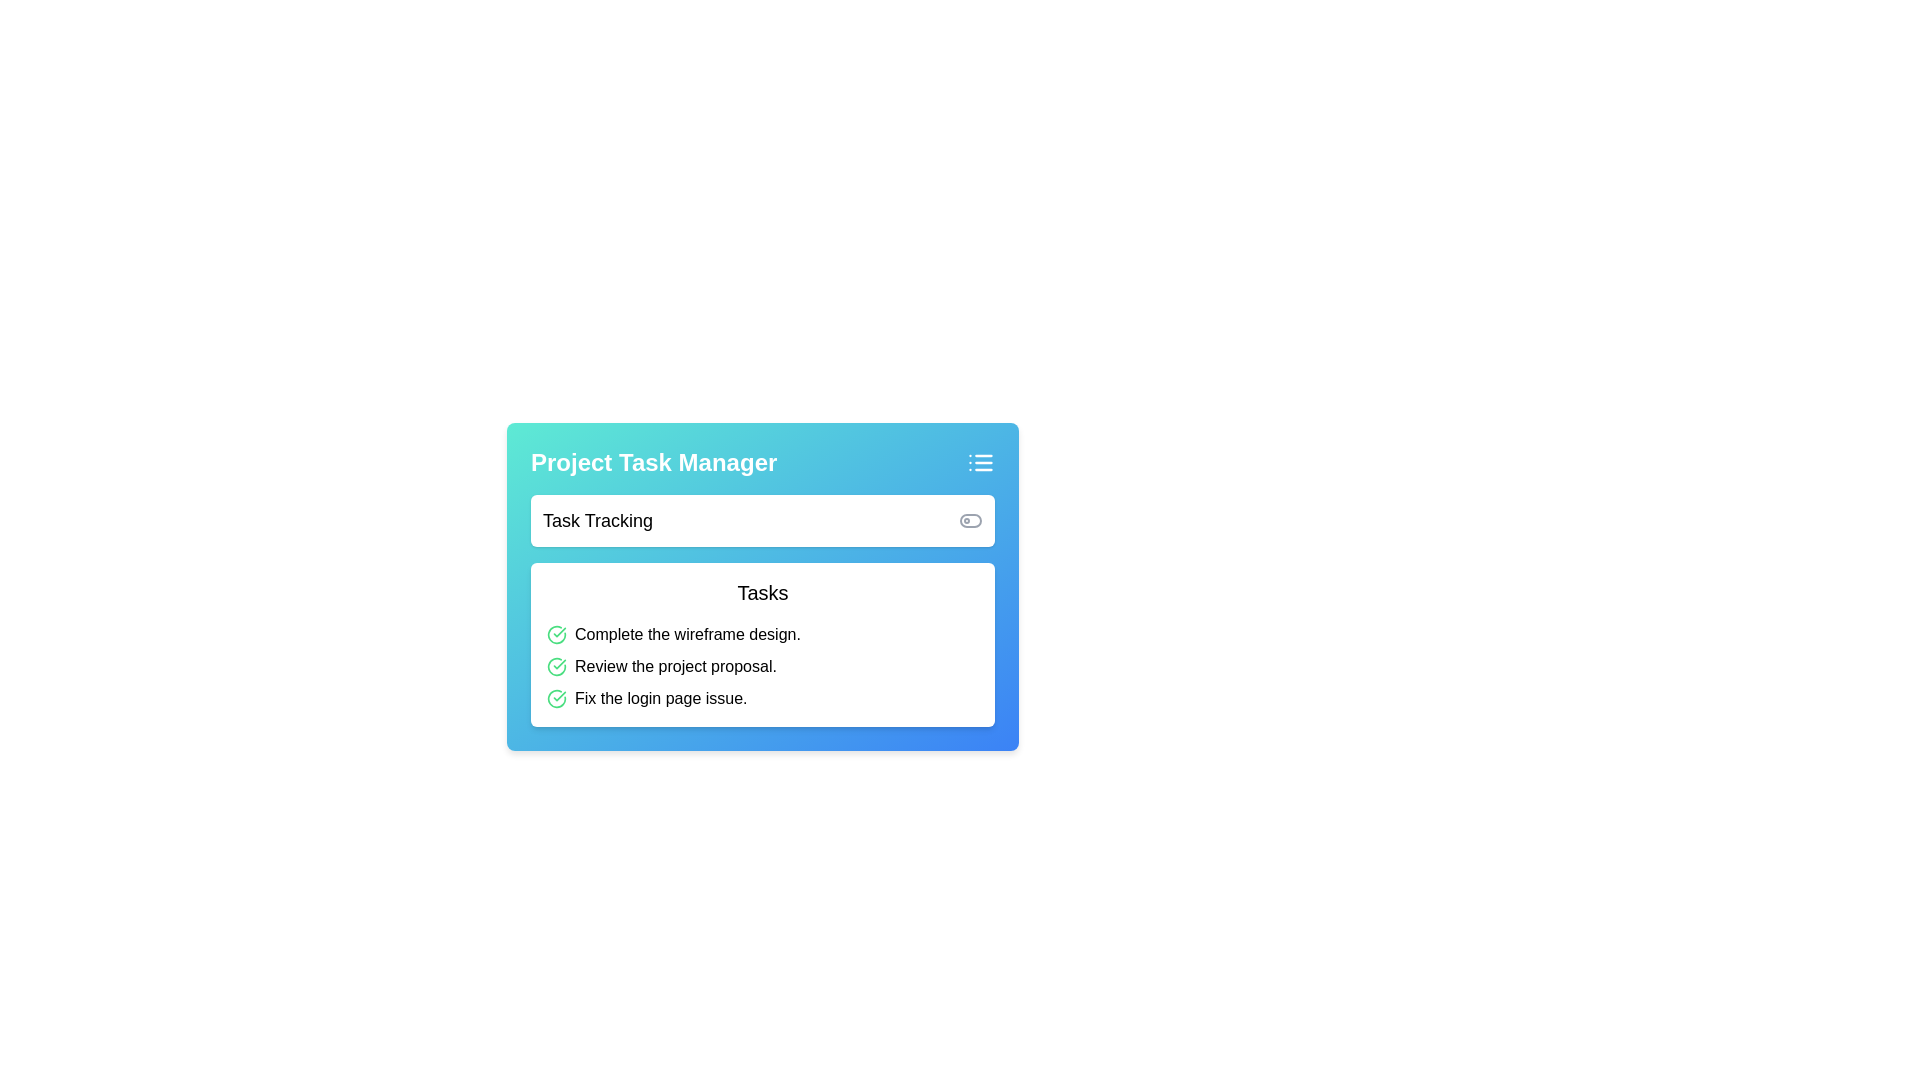 This screenshot has height=1080, width=1920. I want to click on the text label 'Complete the wireframe design.' which is positioned next to a green checkmark icon to possibly trigger the corresponding action, so click(762, 635).